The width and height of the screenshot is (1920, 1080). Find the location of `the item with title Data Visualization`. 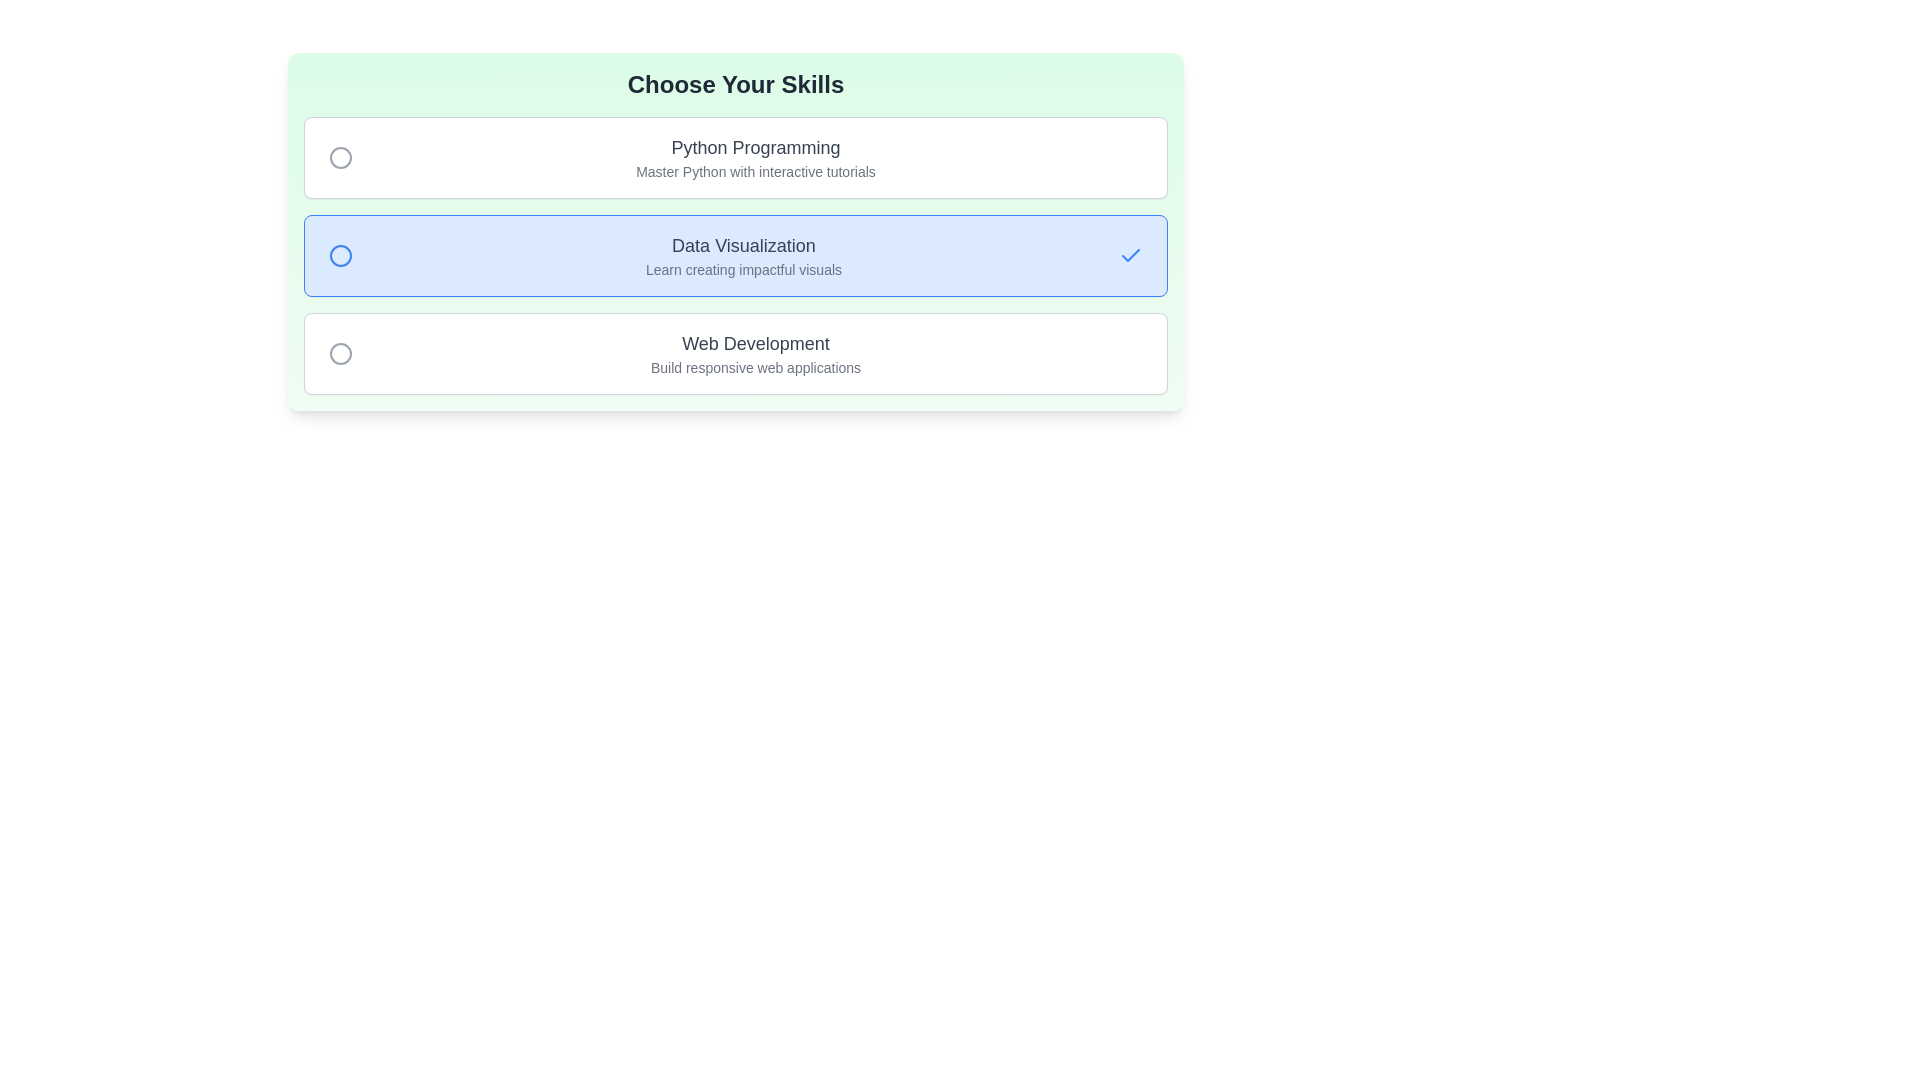

the item with title Data Visualization is located at coordinates (734, 254).